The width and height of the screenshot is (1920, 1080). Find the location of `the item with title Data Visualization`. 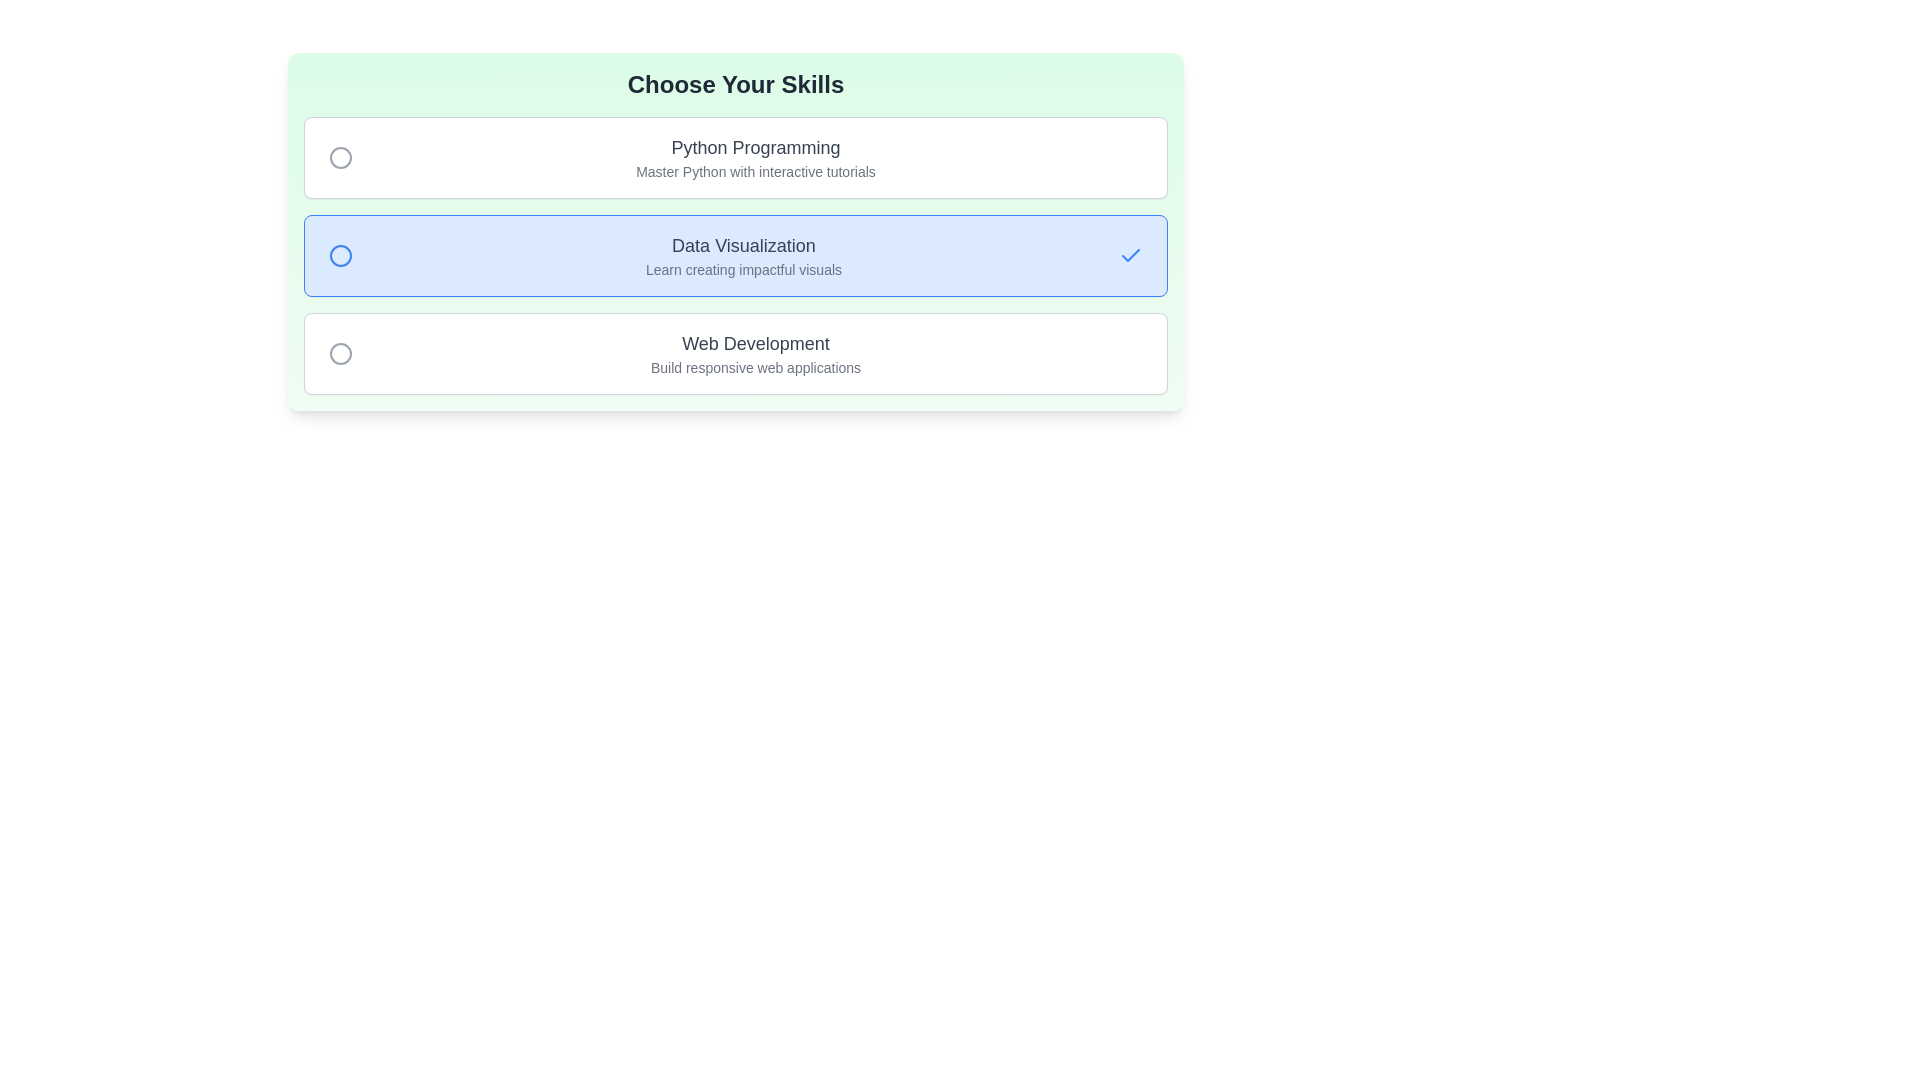

the item with title Data Visualization is located at coordinates (734, 254).